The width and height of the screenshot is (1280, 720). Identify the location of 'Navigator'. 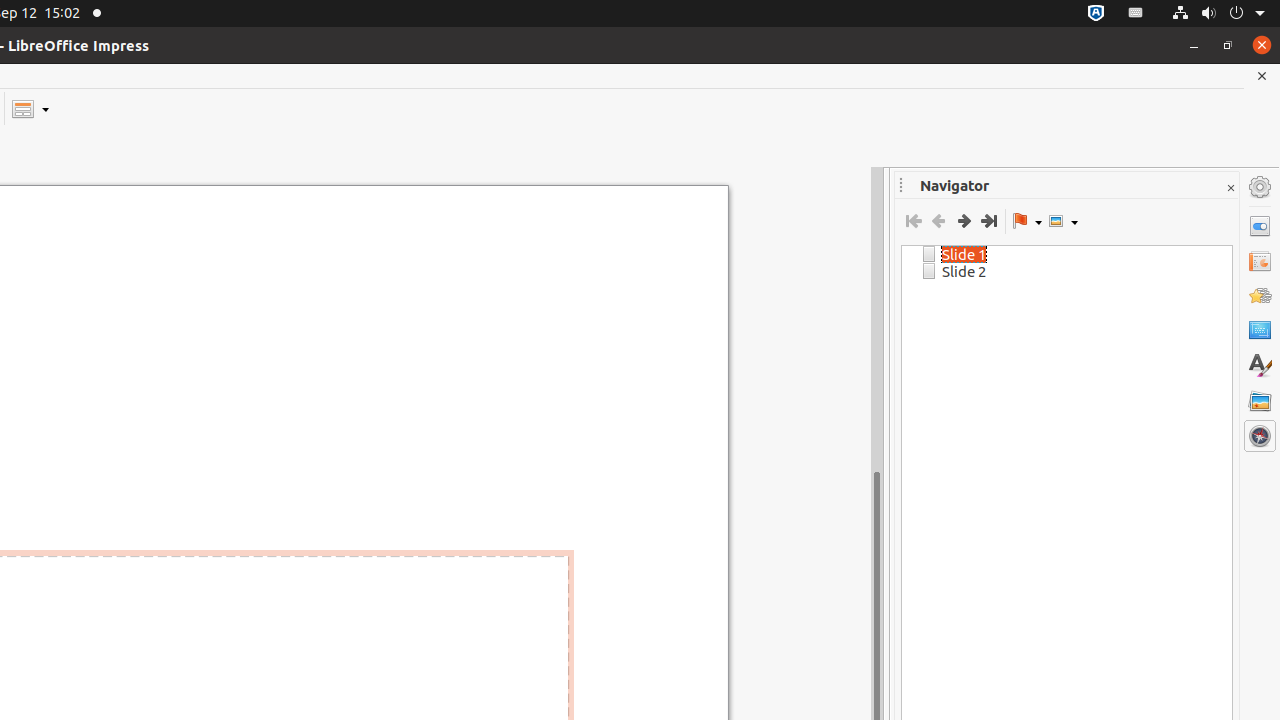
(1259, 435).